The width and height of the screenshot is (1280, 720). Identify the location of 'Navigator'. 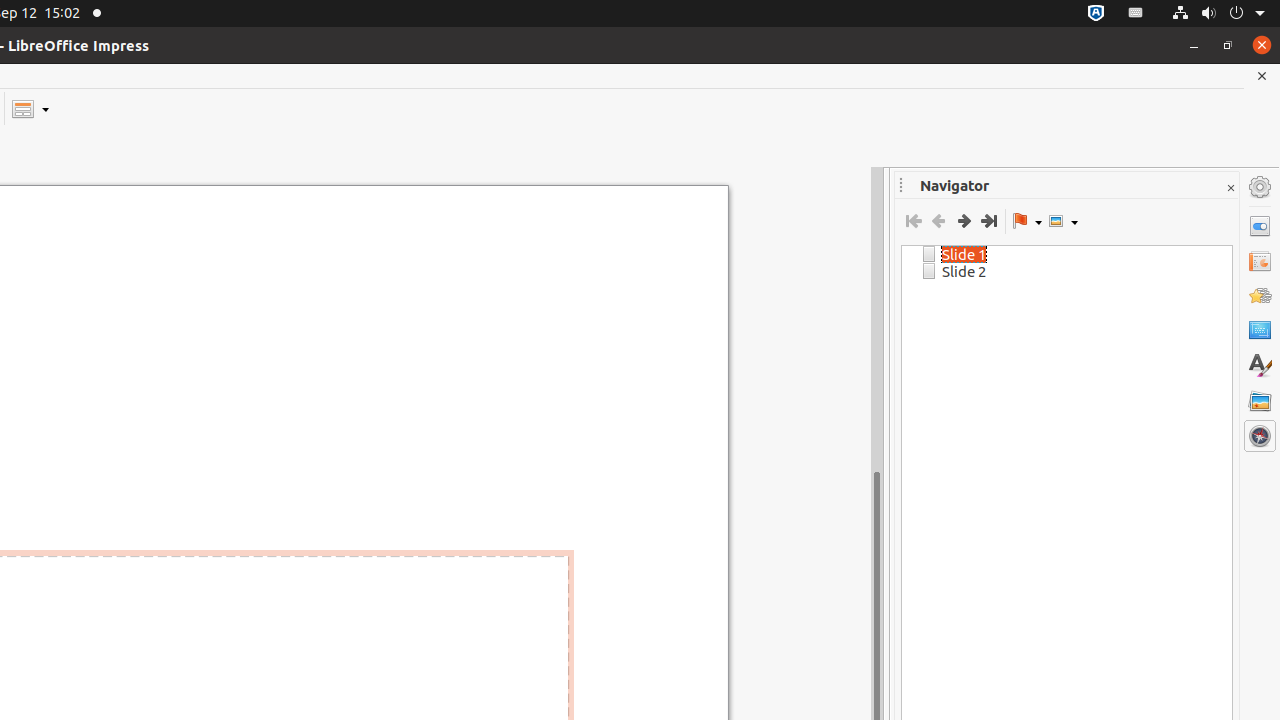
(1259, 435).